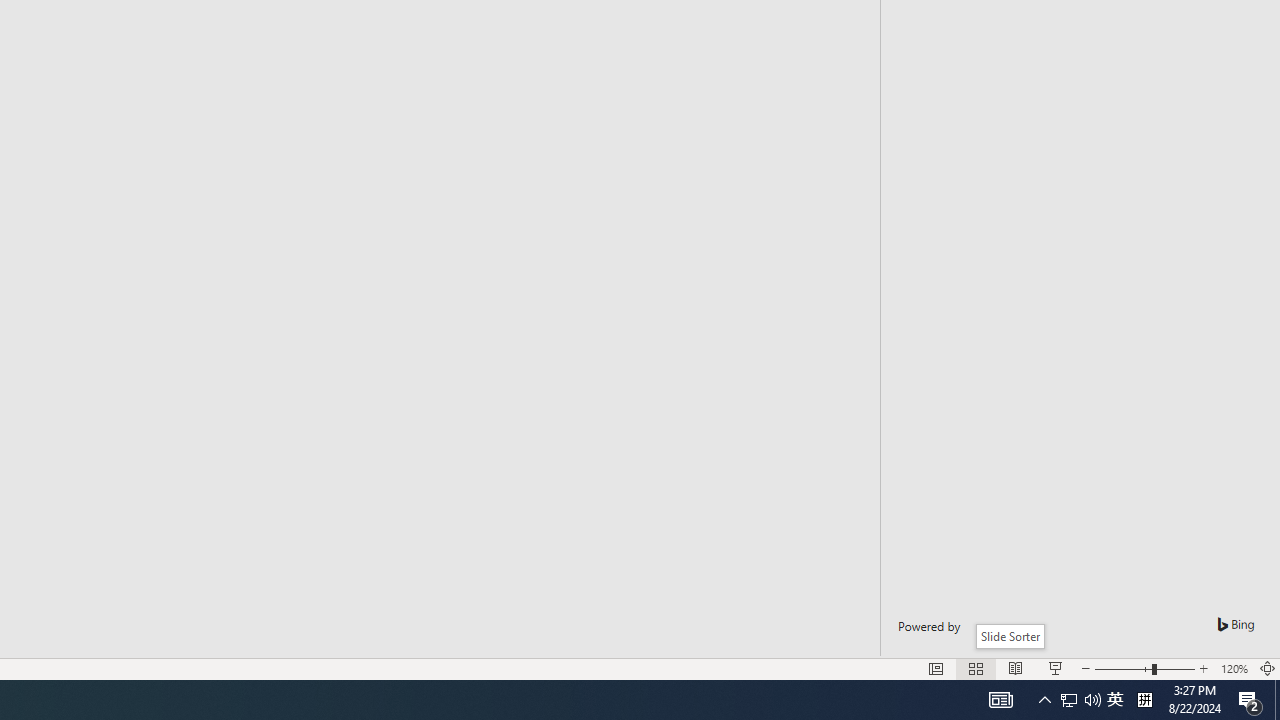 This screenshot has height=720, width=1280. What do you see at coordinates (1123, 669) in the screenshot?
I see `'Zoom Out'` at bounding box center [1123, 669].